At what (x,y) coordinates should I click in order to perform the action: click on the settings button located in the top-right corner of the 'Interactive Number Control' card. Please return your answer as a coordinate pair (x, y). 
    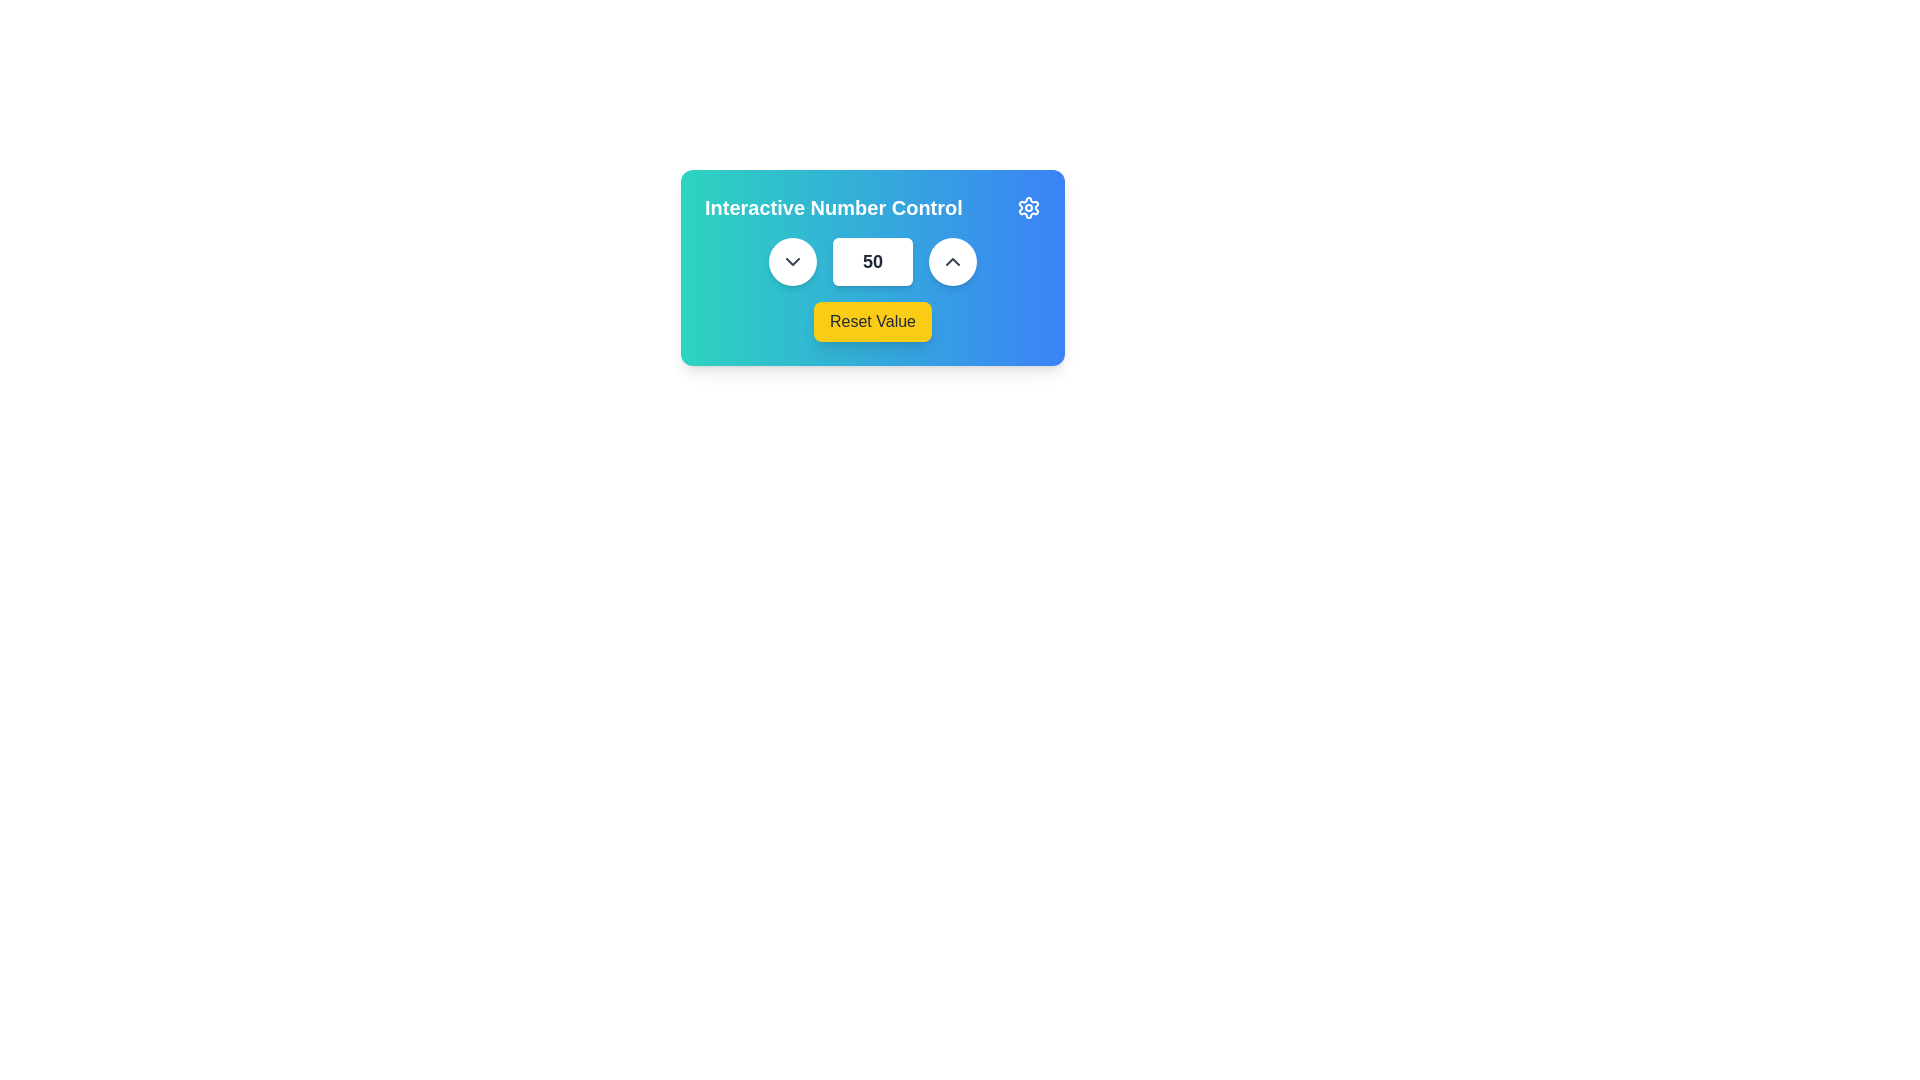
    Looking at the image, I should click on (1028, 208).